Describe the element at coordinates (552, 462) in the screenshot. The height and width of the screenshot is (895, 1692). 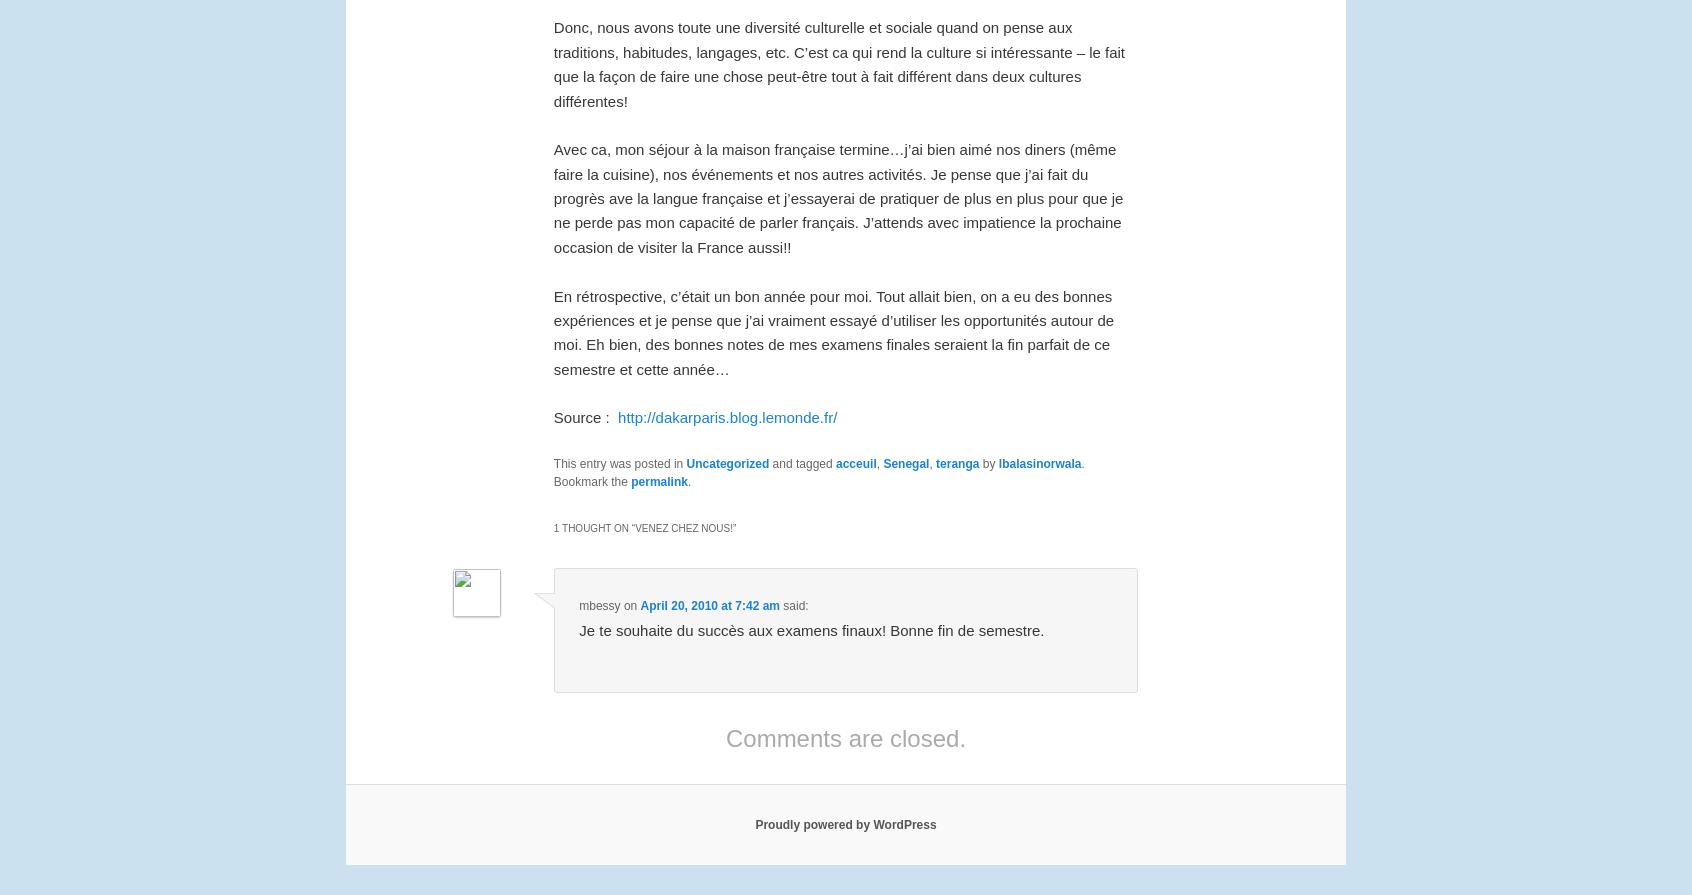
I see `'This entry was posted in'` at that location.